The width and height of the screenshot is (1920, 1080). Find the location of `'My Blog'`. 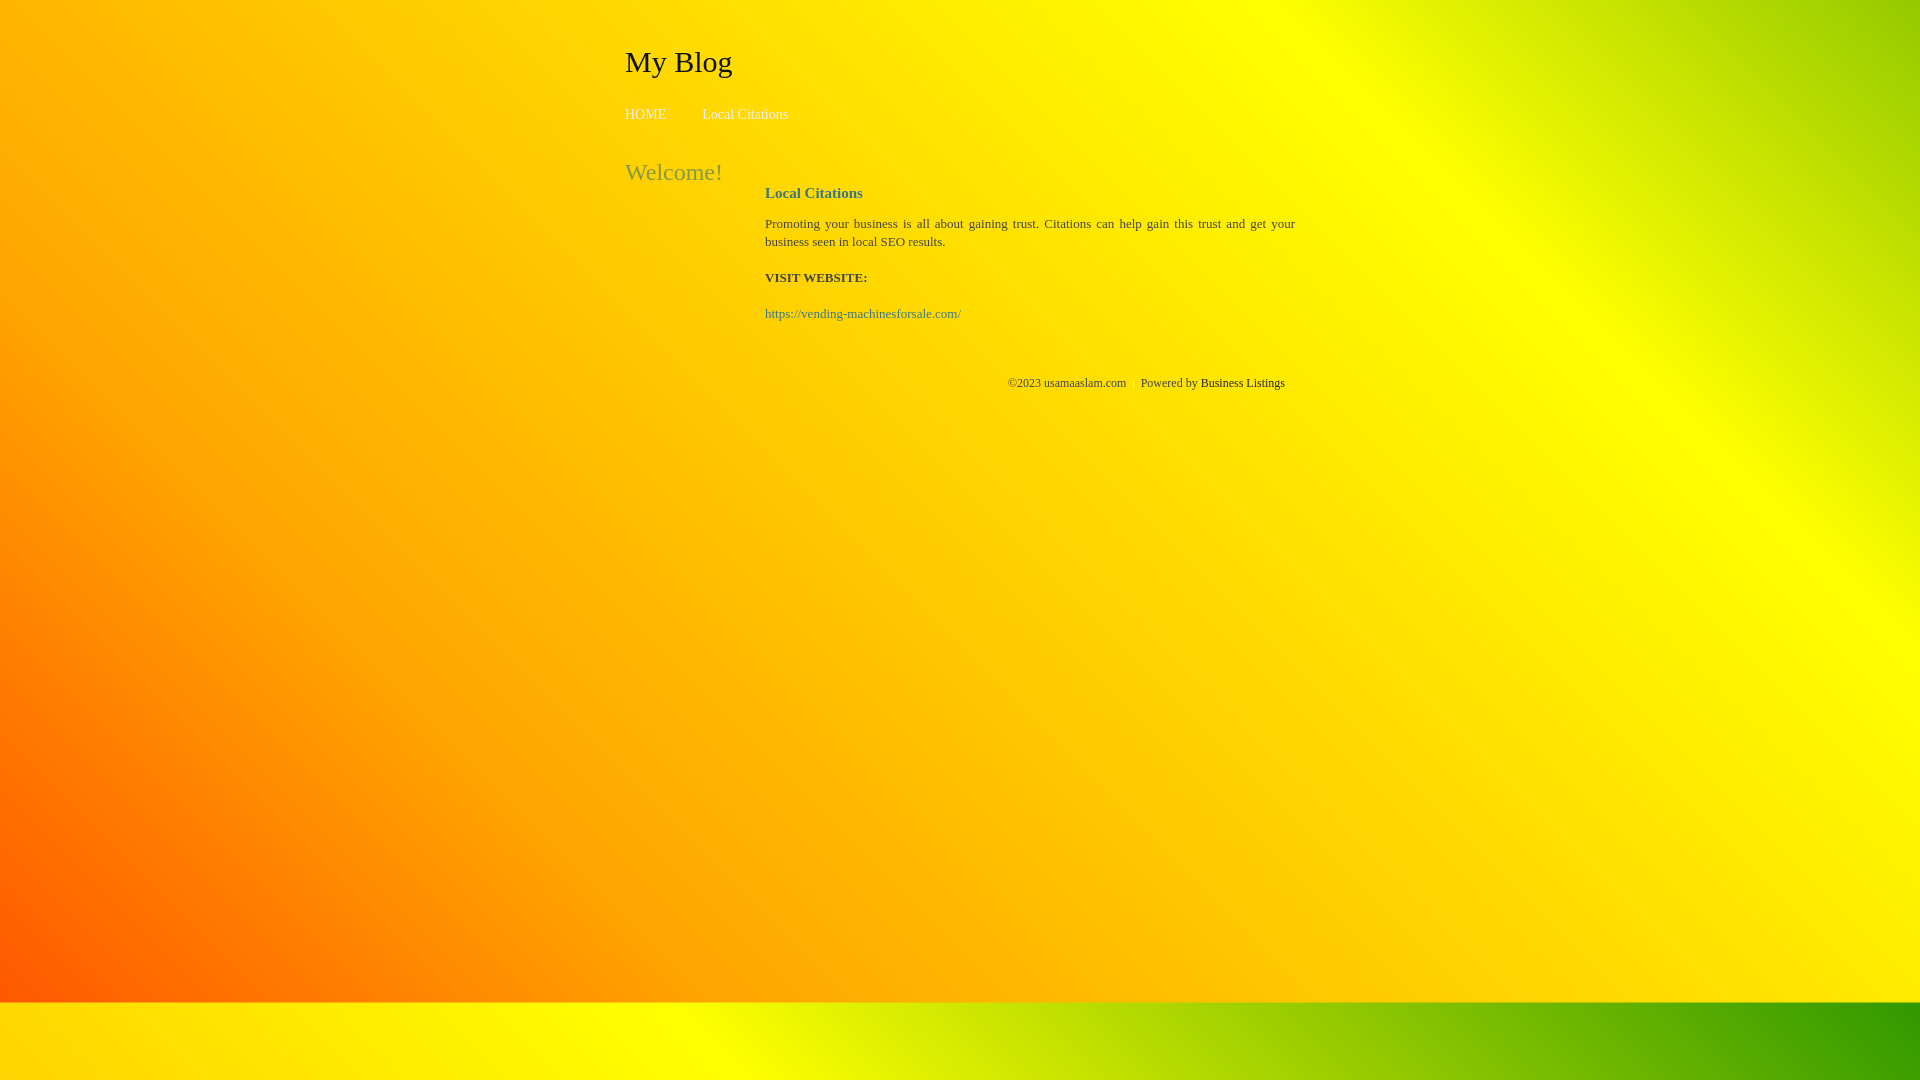

'My Blog' is located at coordinates (678, 60).